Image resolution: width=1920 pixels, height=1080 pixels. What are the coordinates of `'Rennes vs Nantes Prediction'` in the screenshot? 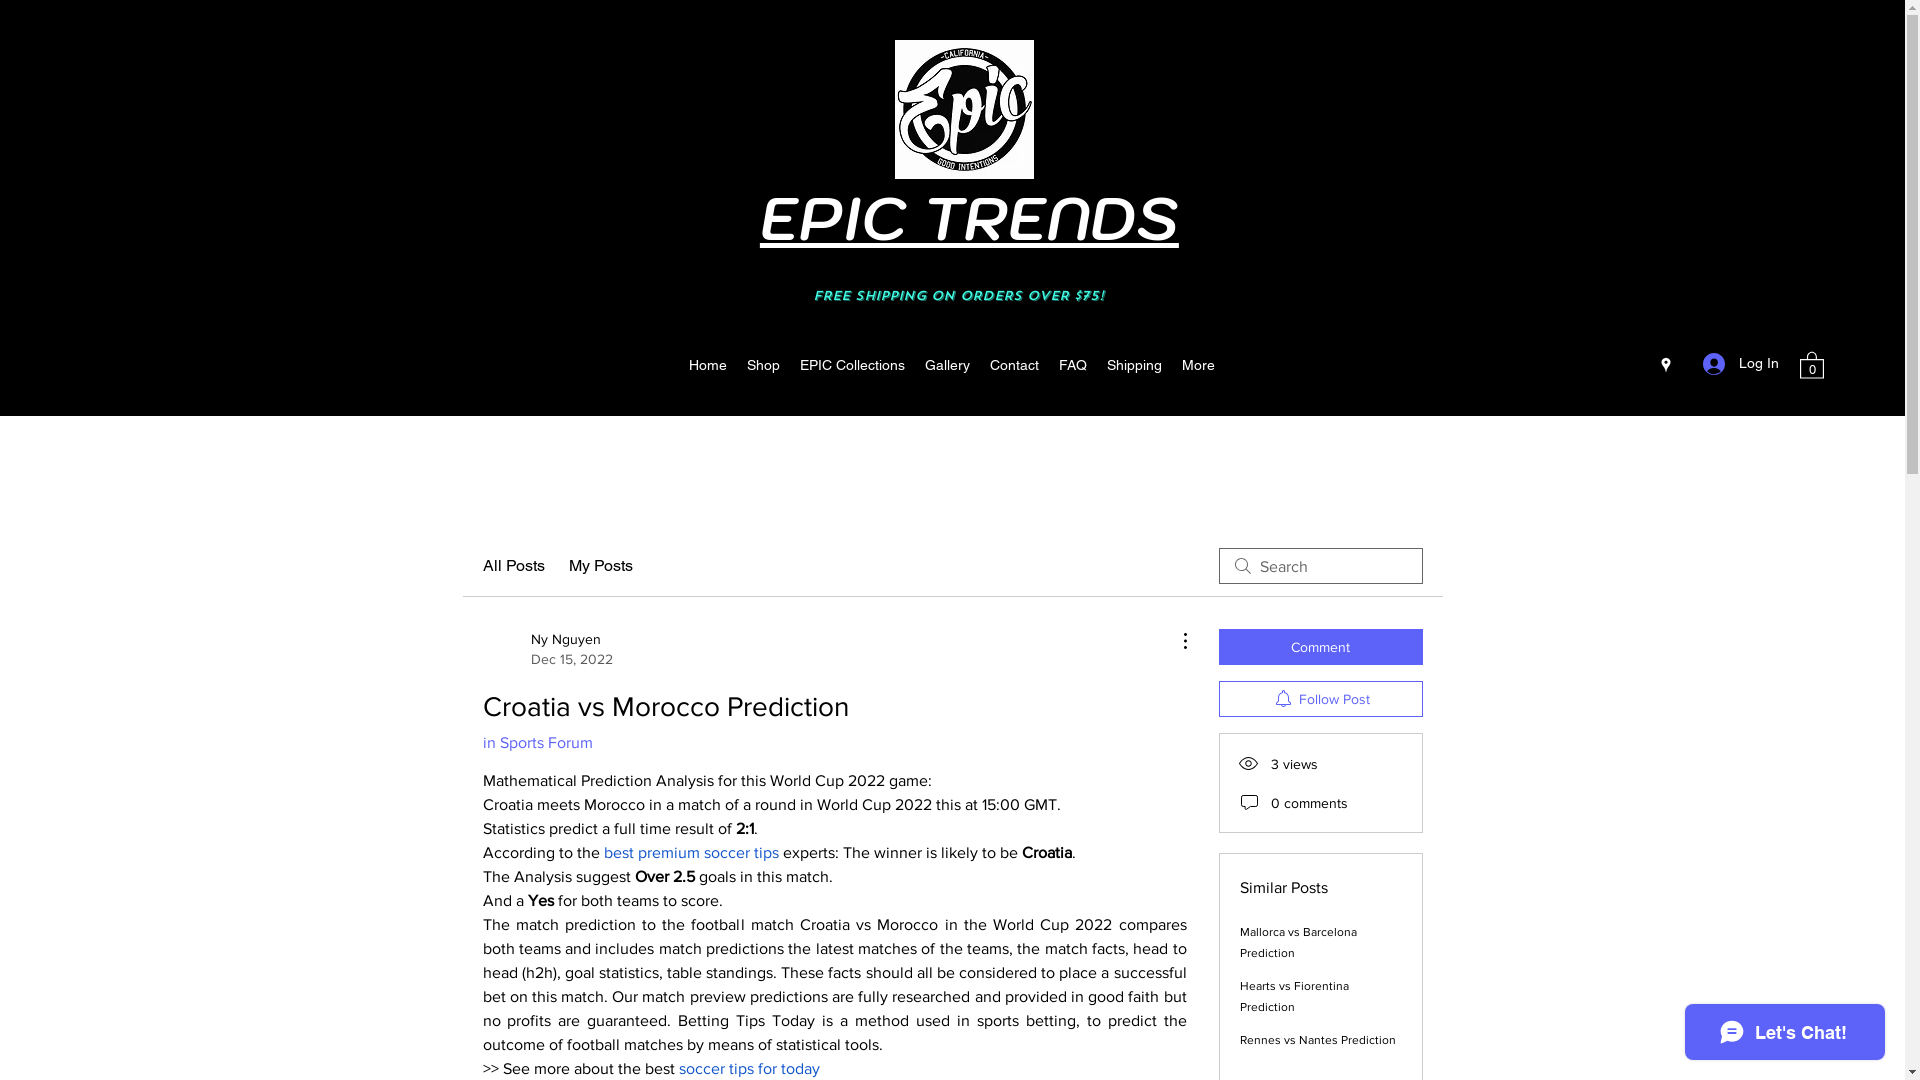 It's located at (1318, 1039).